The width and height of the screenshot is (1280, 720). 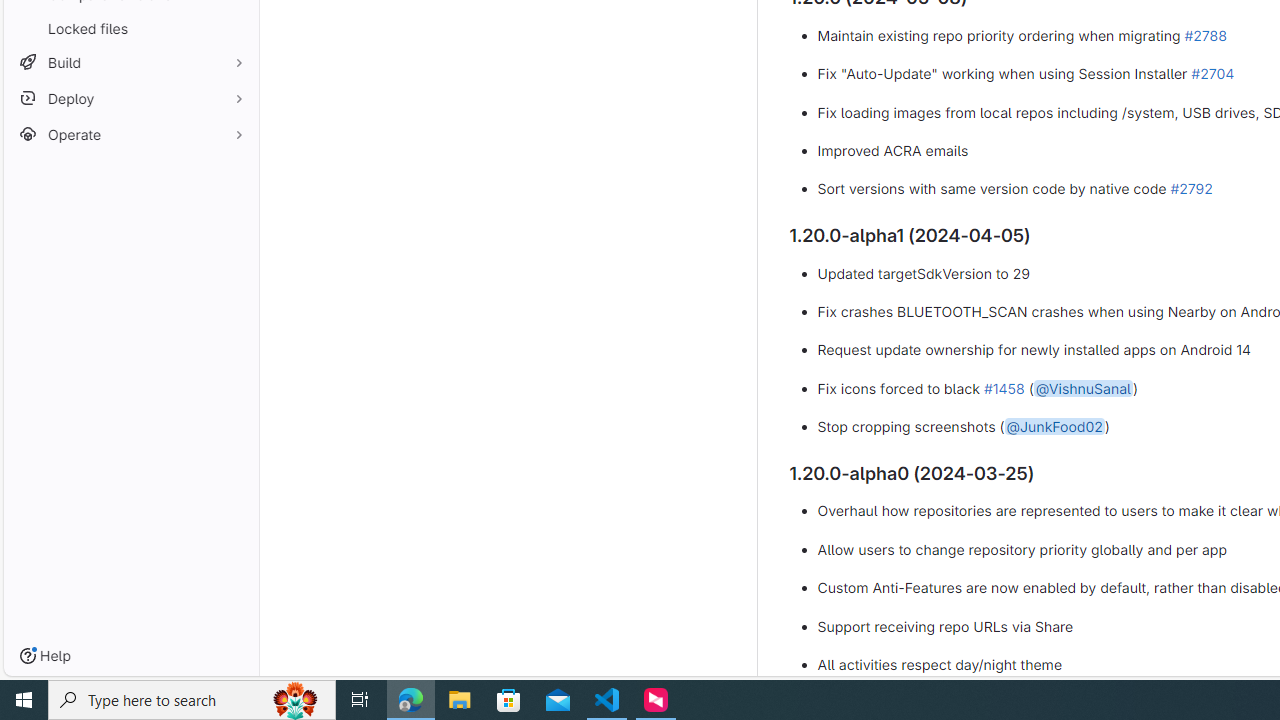 I want to click on '@VishnuSanal', so click(x=1081, y=387).